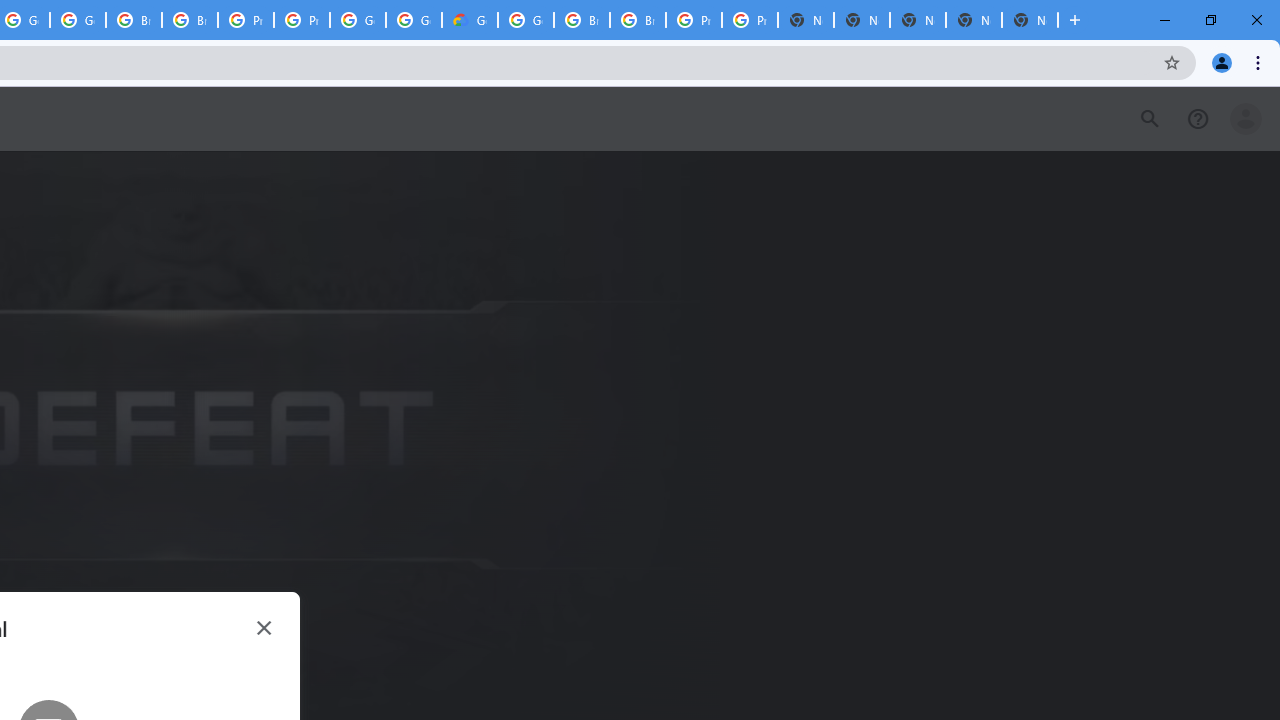 The image size is (1280, 720). I want to click on 'Browse Chrome as a guest - Computer - Google Chrome Help', so click(581, 20).